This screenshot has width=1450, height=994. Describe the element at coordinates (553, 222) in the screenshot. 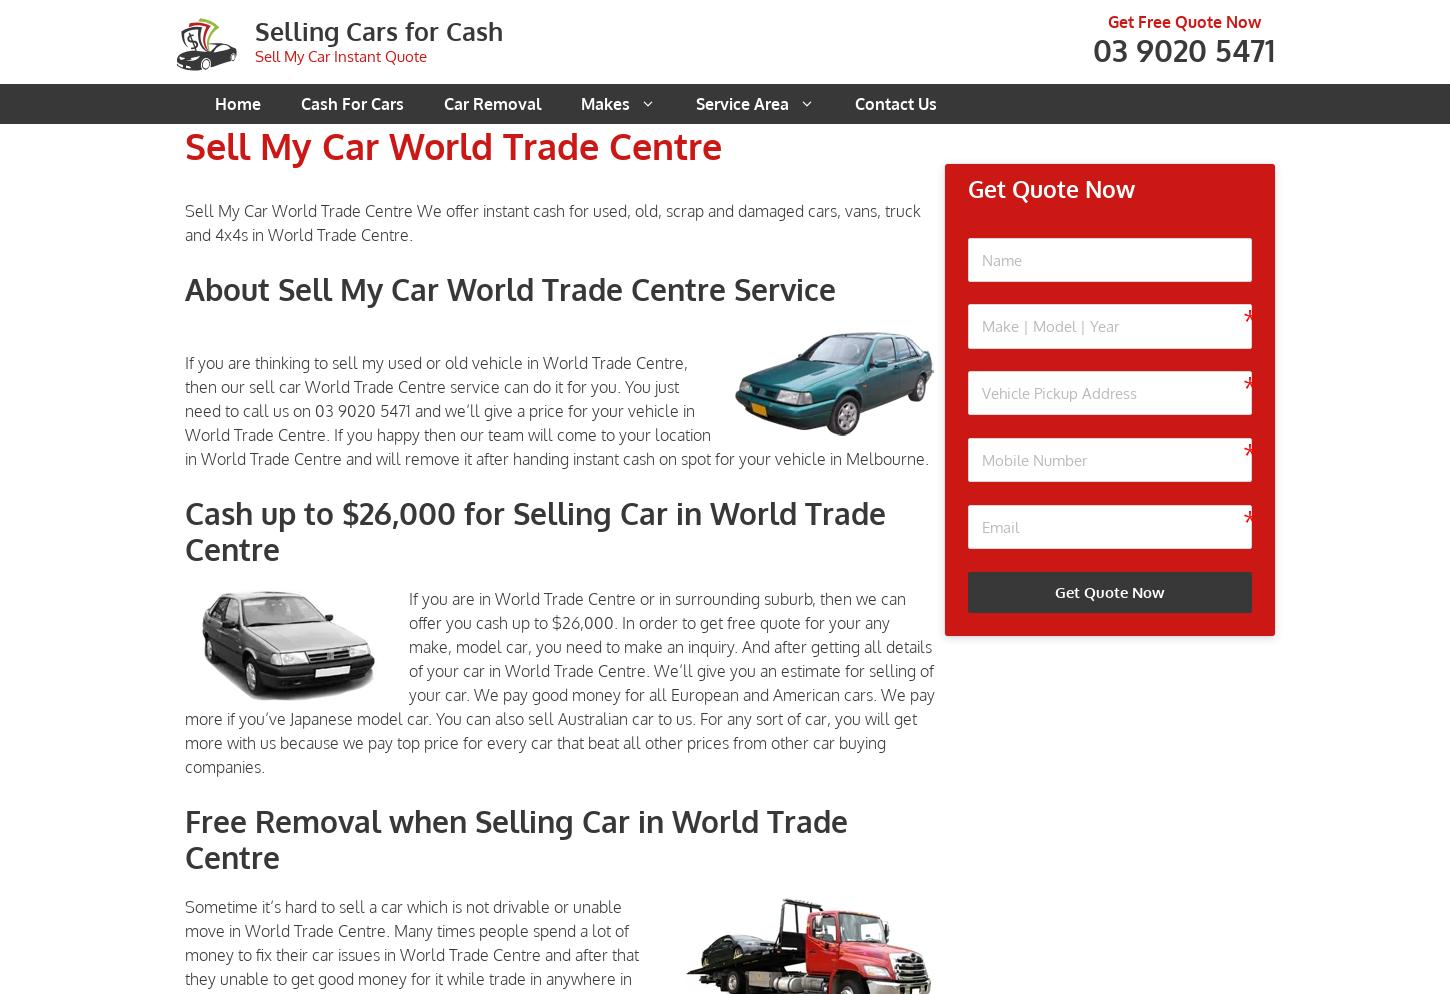

I see `'Sell My Car World Trade Centre We offer instant cash for used, old, scrap and damaged cars, vans, truck and 4x4s in World Trade Centre.'` at that location.